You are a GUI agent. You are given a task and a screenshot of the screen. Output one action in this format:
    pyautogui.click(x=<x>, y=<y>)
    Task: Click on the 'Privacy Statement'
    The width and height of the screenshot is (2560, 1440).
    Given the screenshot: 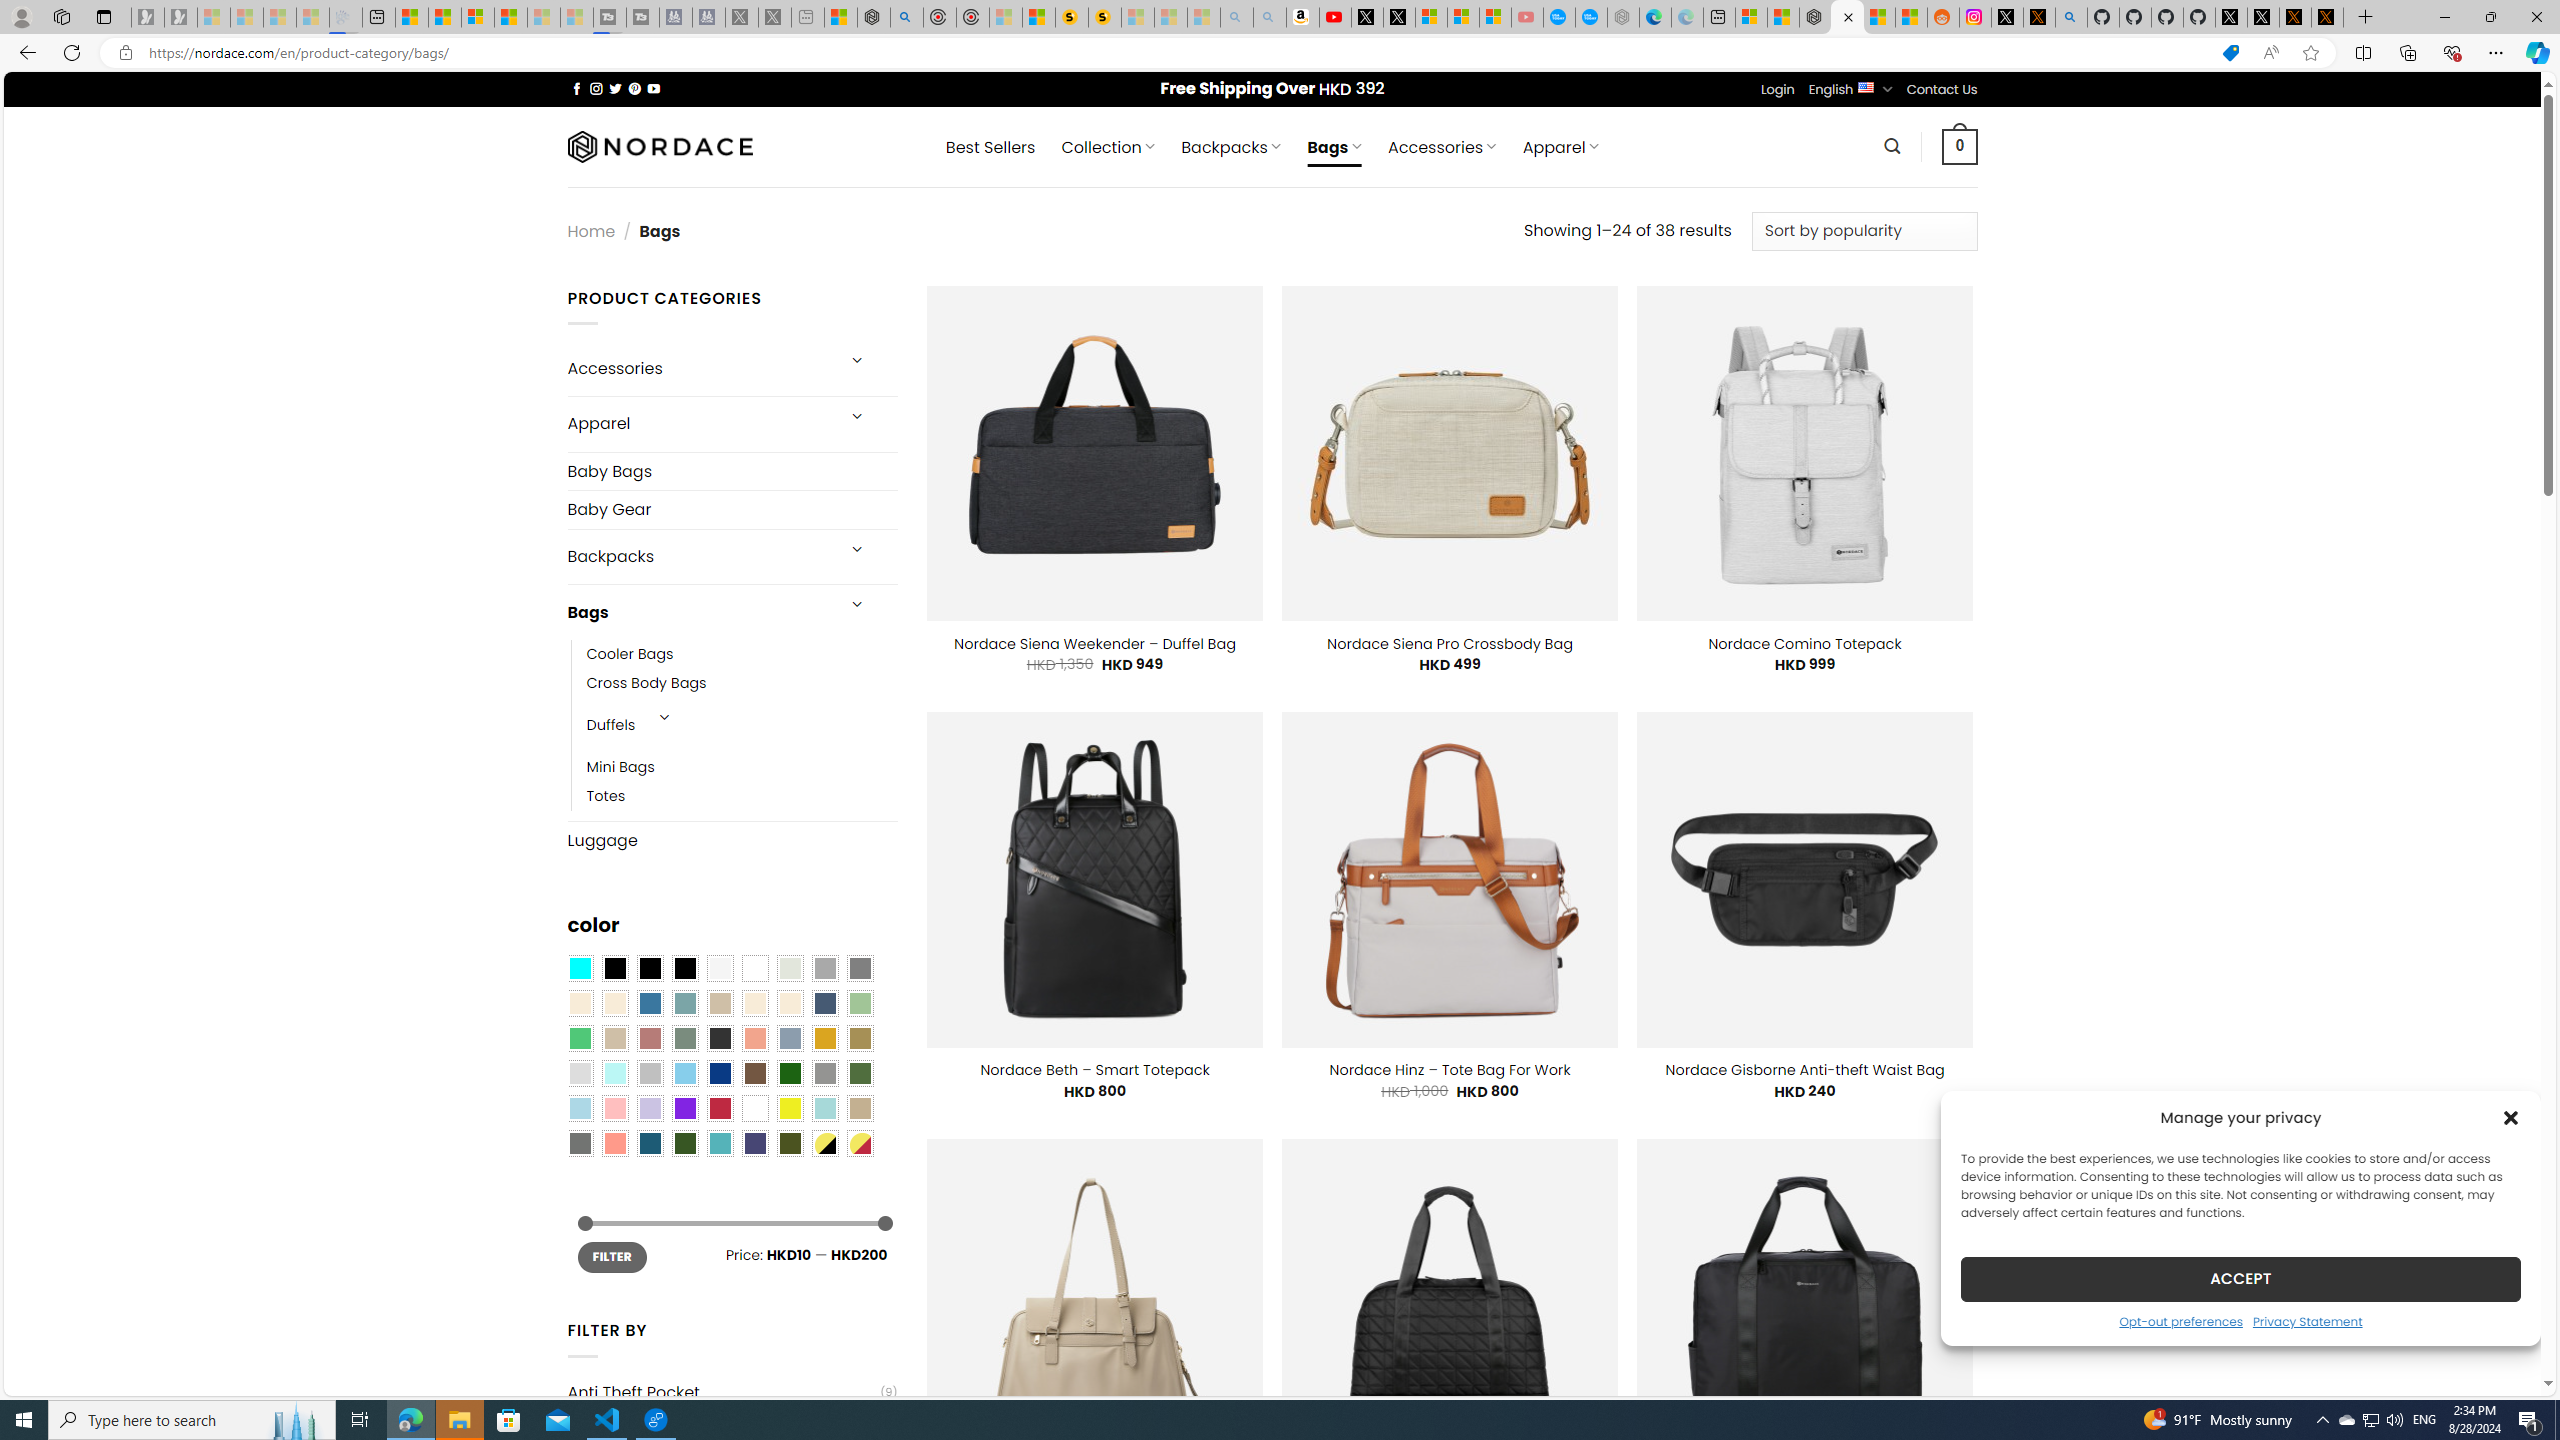 What is the action you would take?
    pyautogui.click(x=2307, y=1320)
    